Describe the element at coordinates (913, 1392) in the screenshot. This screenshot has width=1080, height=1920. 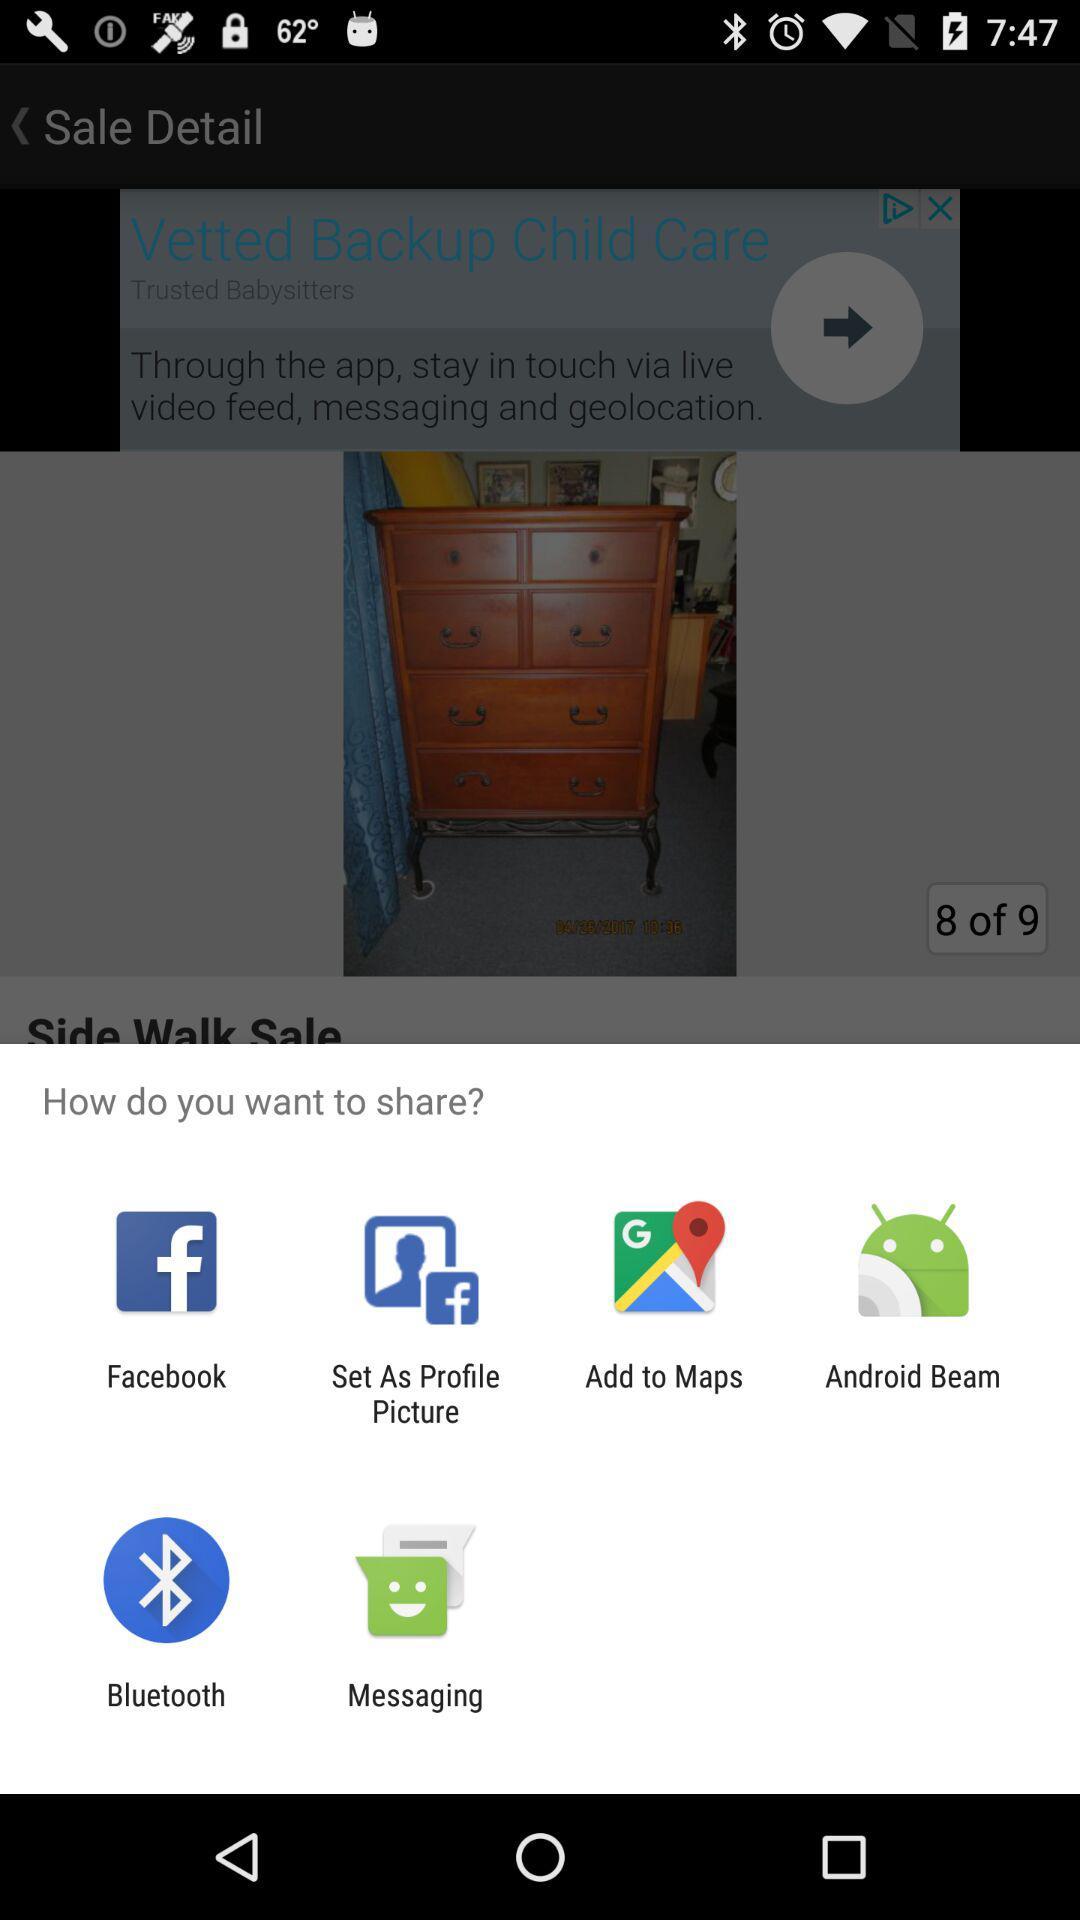
I see `the app at the bottom right corner` at that location.